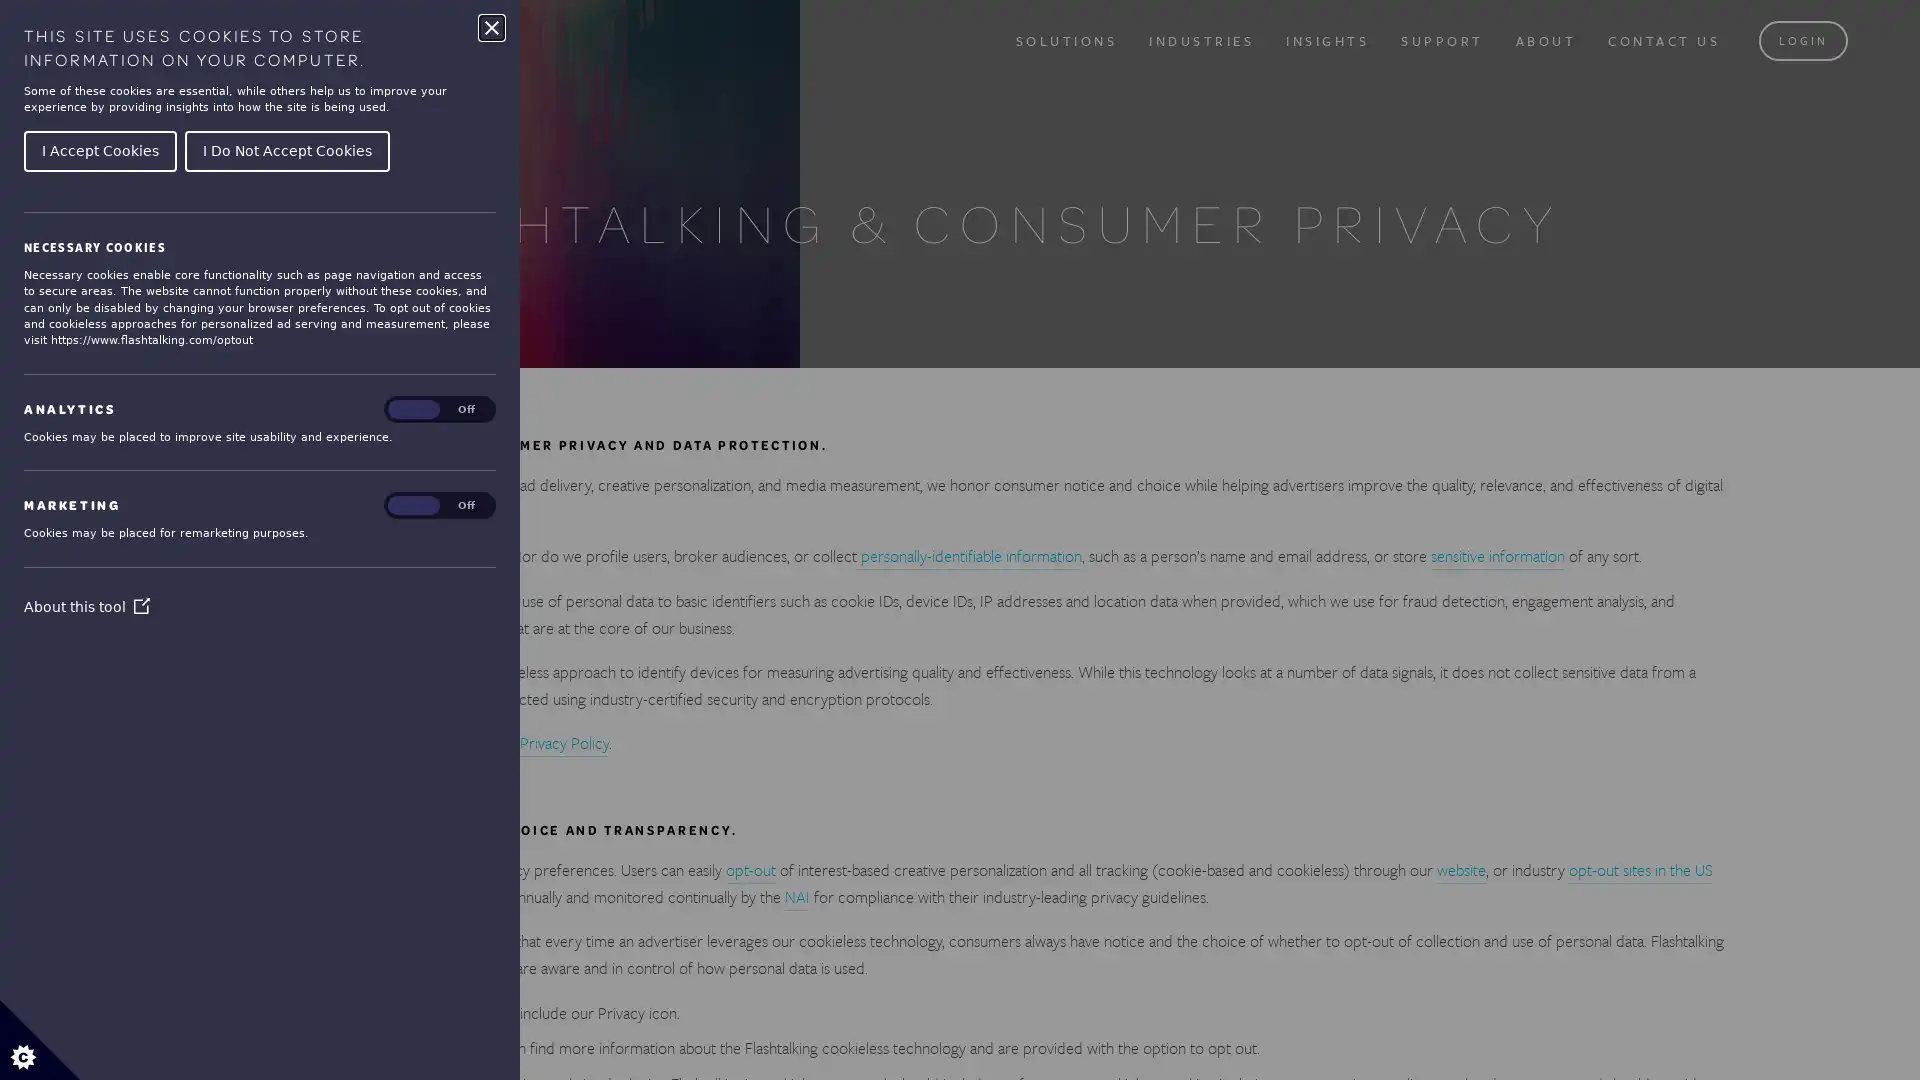  Describe the element at coordinates (99, 149) in the screenshot. I see `I Accept Cookies` at that location.